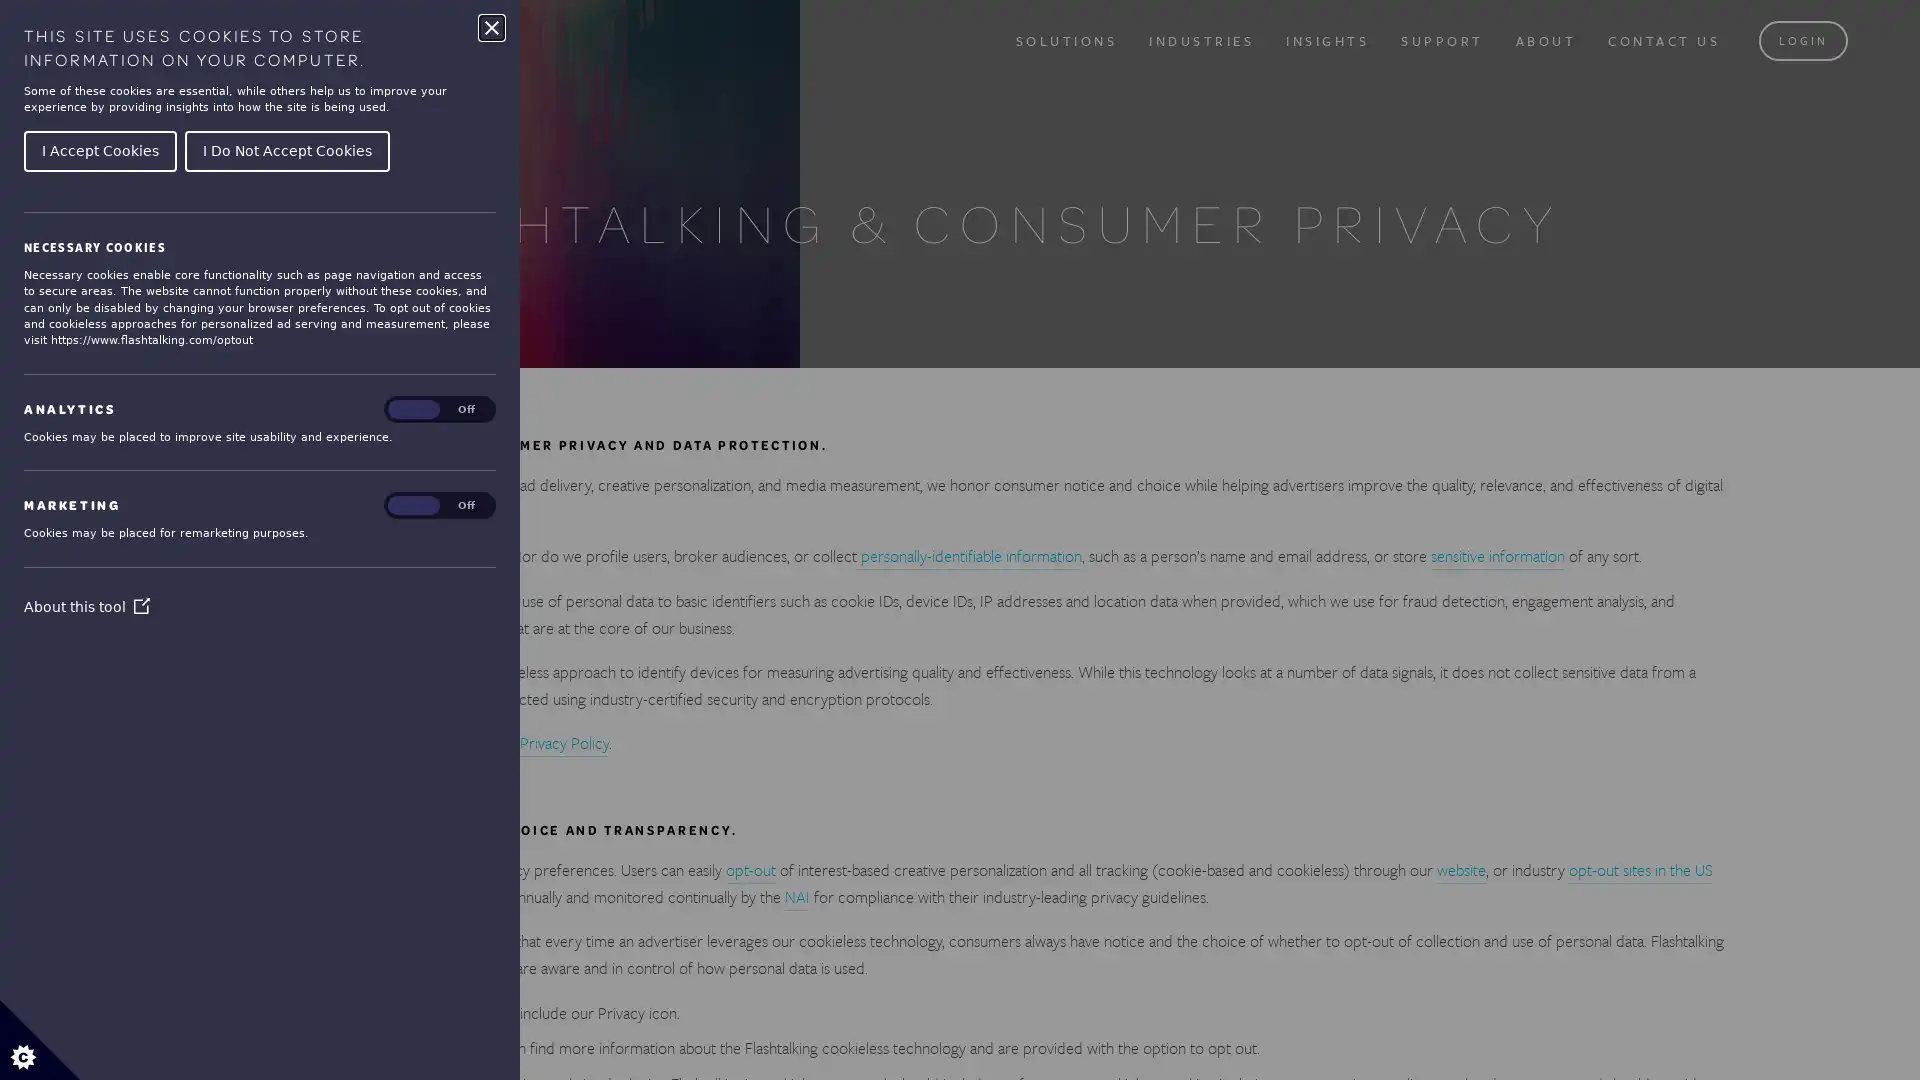  Describe the element at coordinates (99, 149) in the screenshot. I see `I Accept Cookies` at that location.